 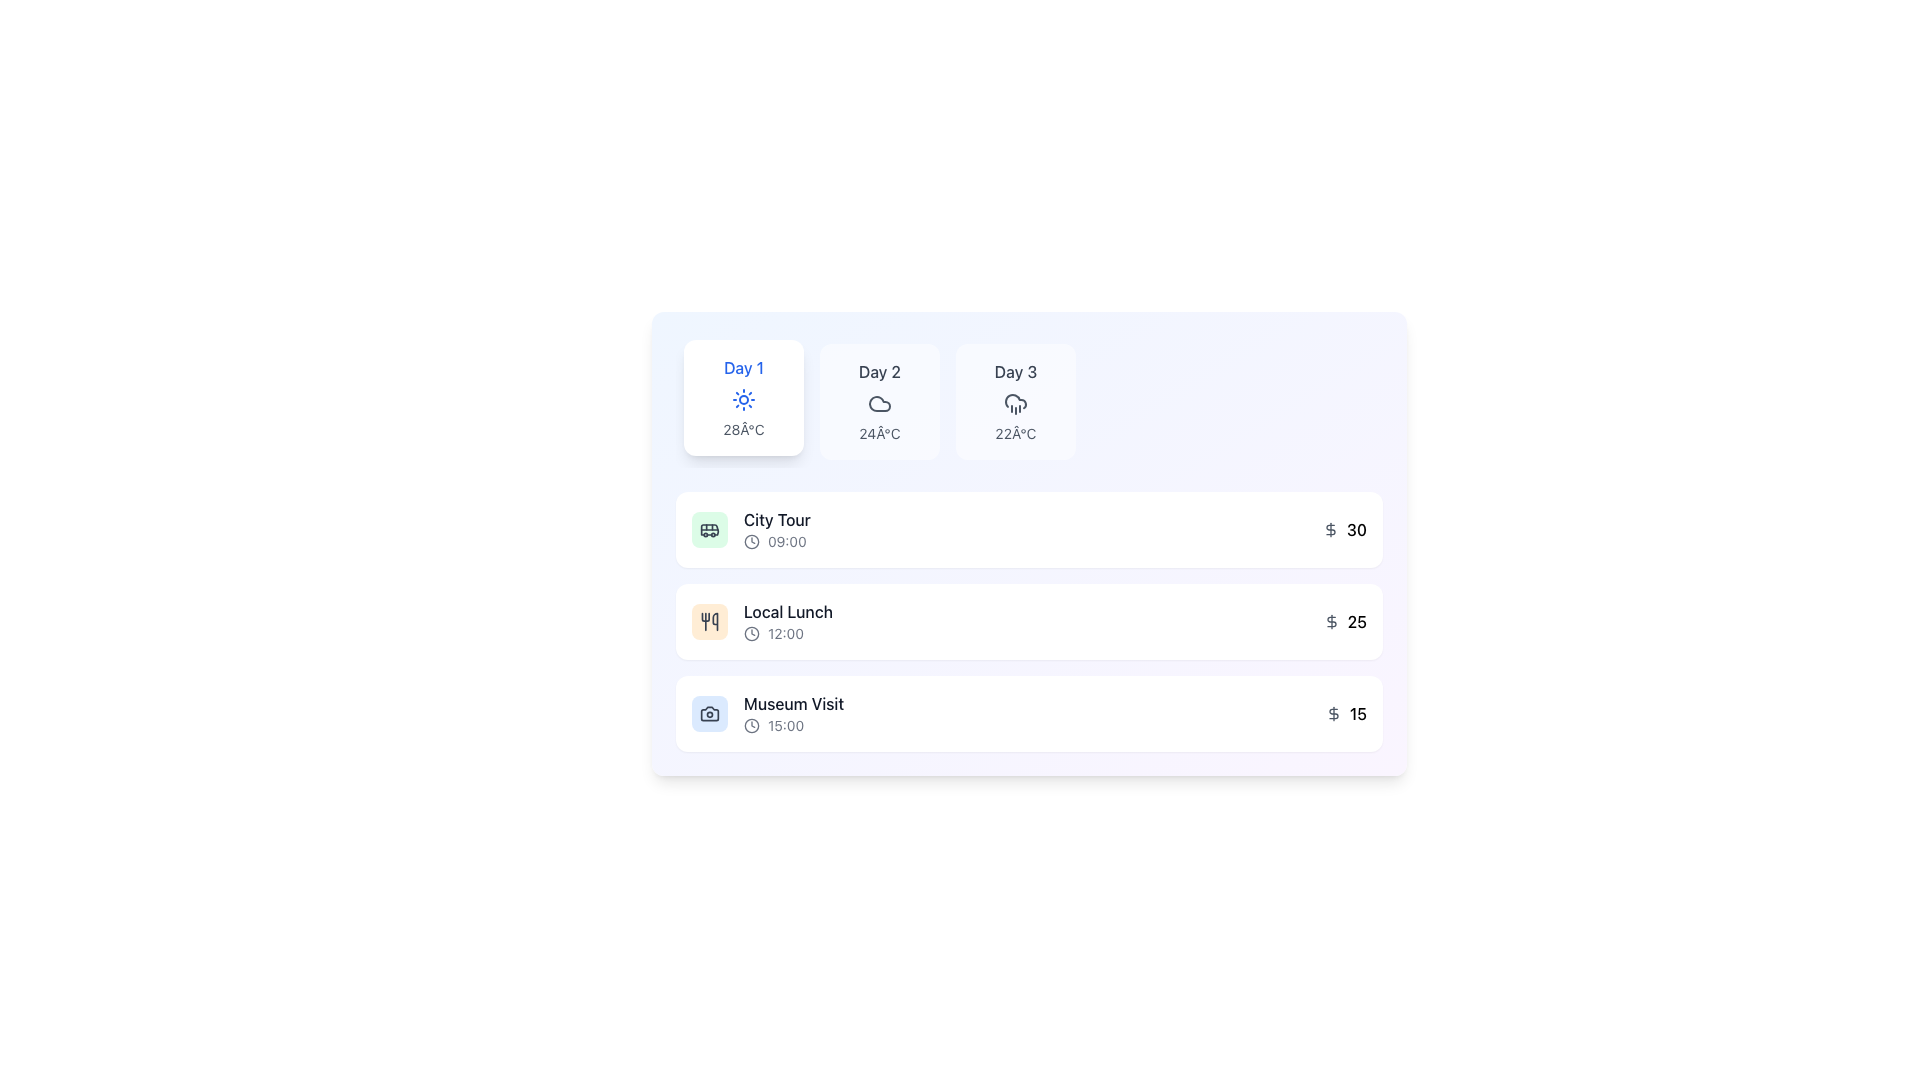 What do you see at coordinates (879, 371) in the screenshot?
I see `the 'Day 2' text label located at the top-center of the second card, which is styled in a medium-sized gray sans-serif font` at bounding box center [879, 371].